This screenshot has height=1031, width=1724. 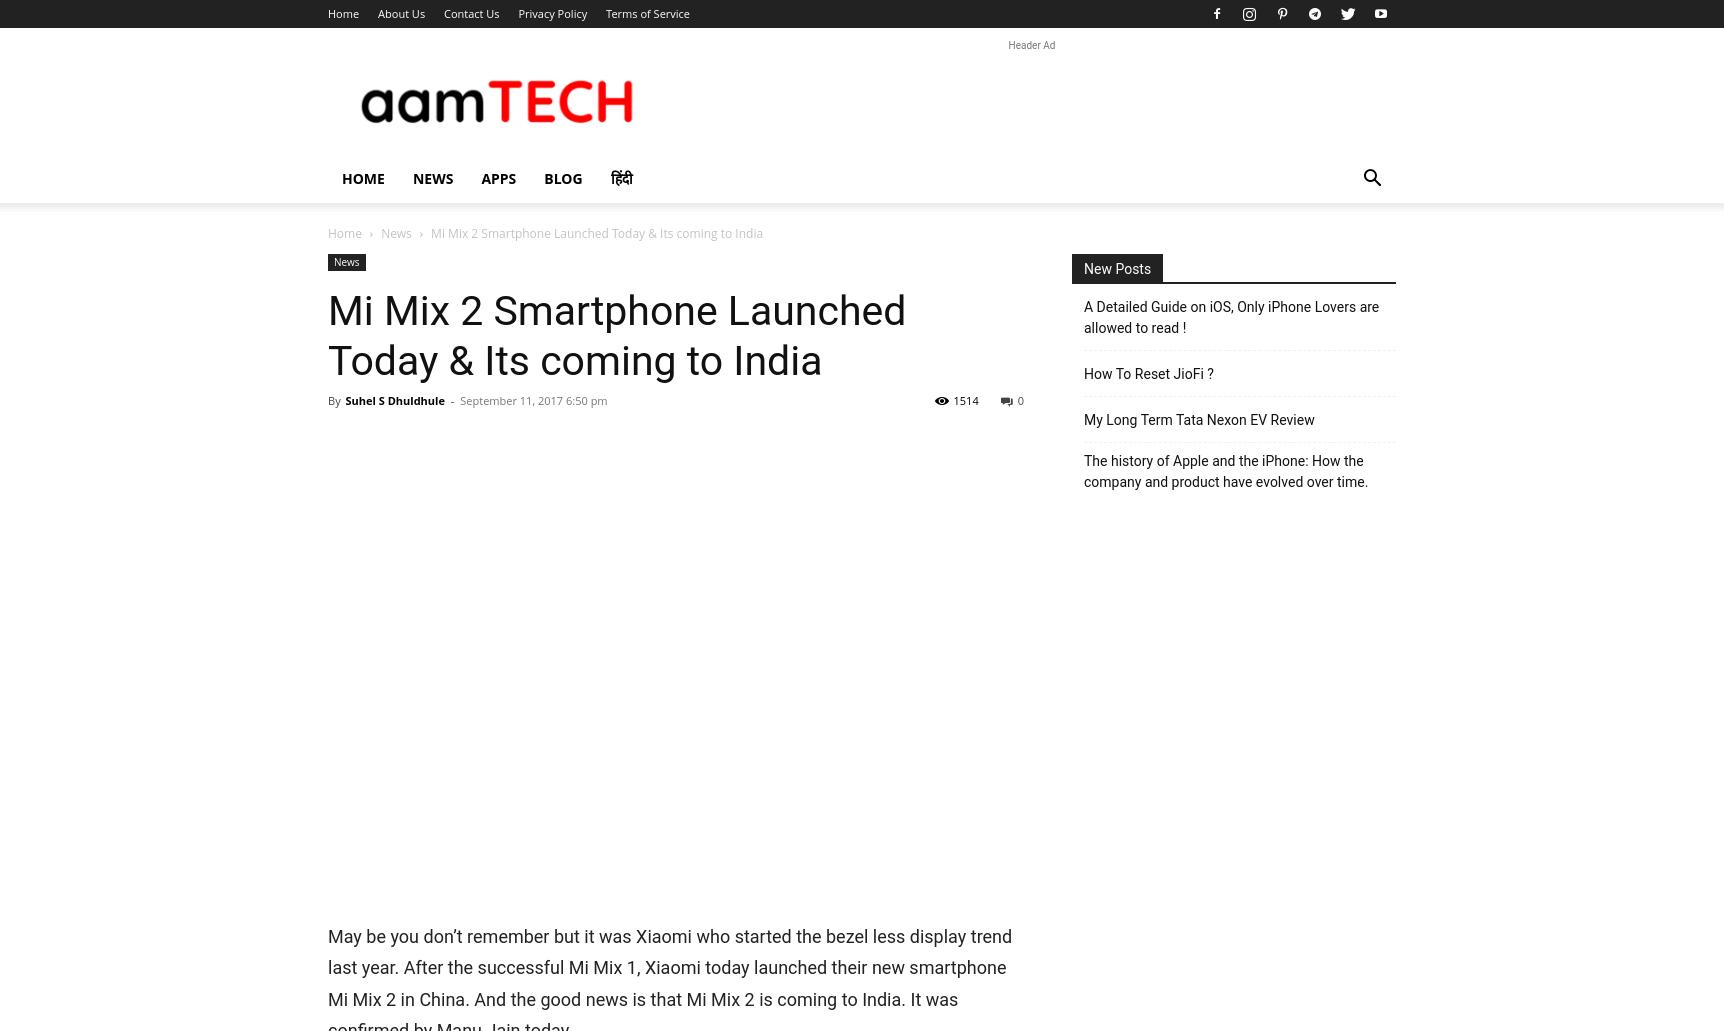 I want to click on 'My Long Term Tata Nexon EV Review', so click(x=1199, y=420).